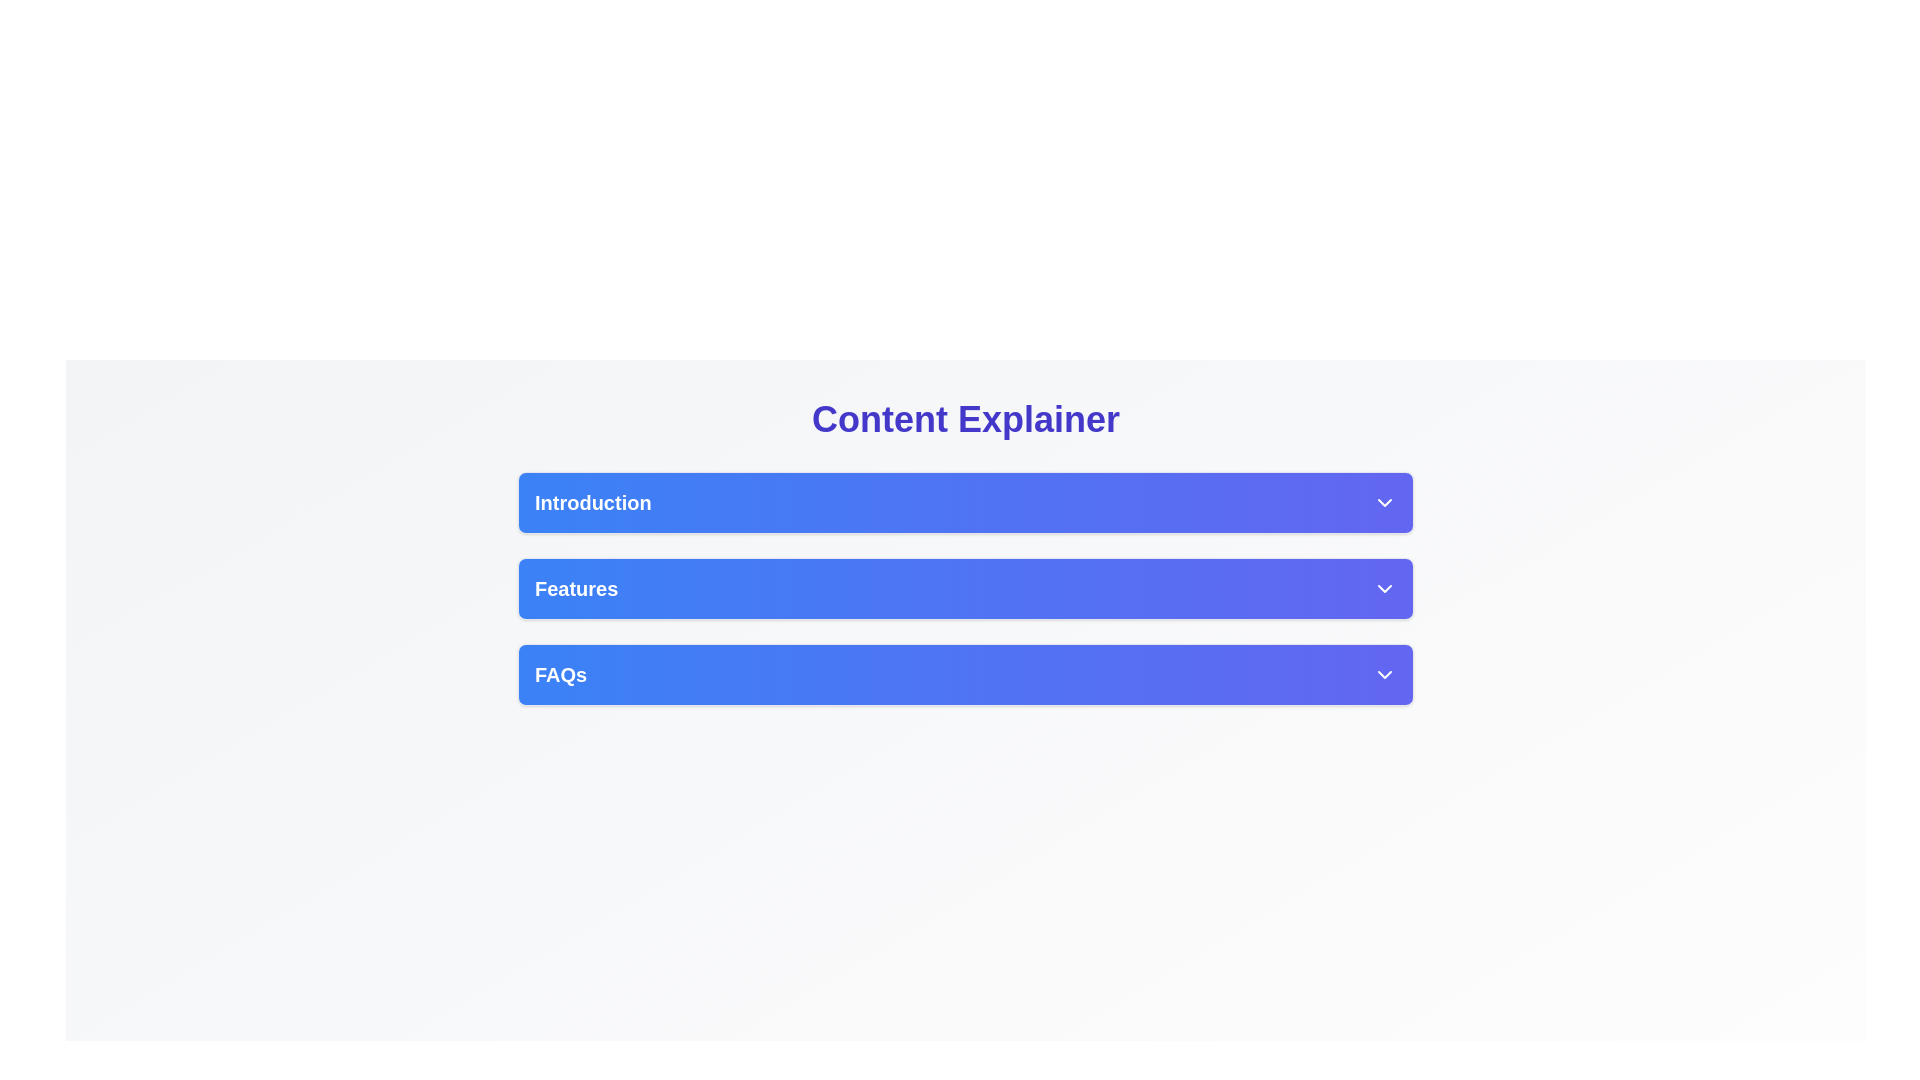 This screenshot has width=1920, height=1080. Describe the element at coordinates (1384, 501) in the screenshot. I see `the chevron icon located on the far-right side of the 'Introduction' button for keyboard interaction` at that location.